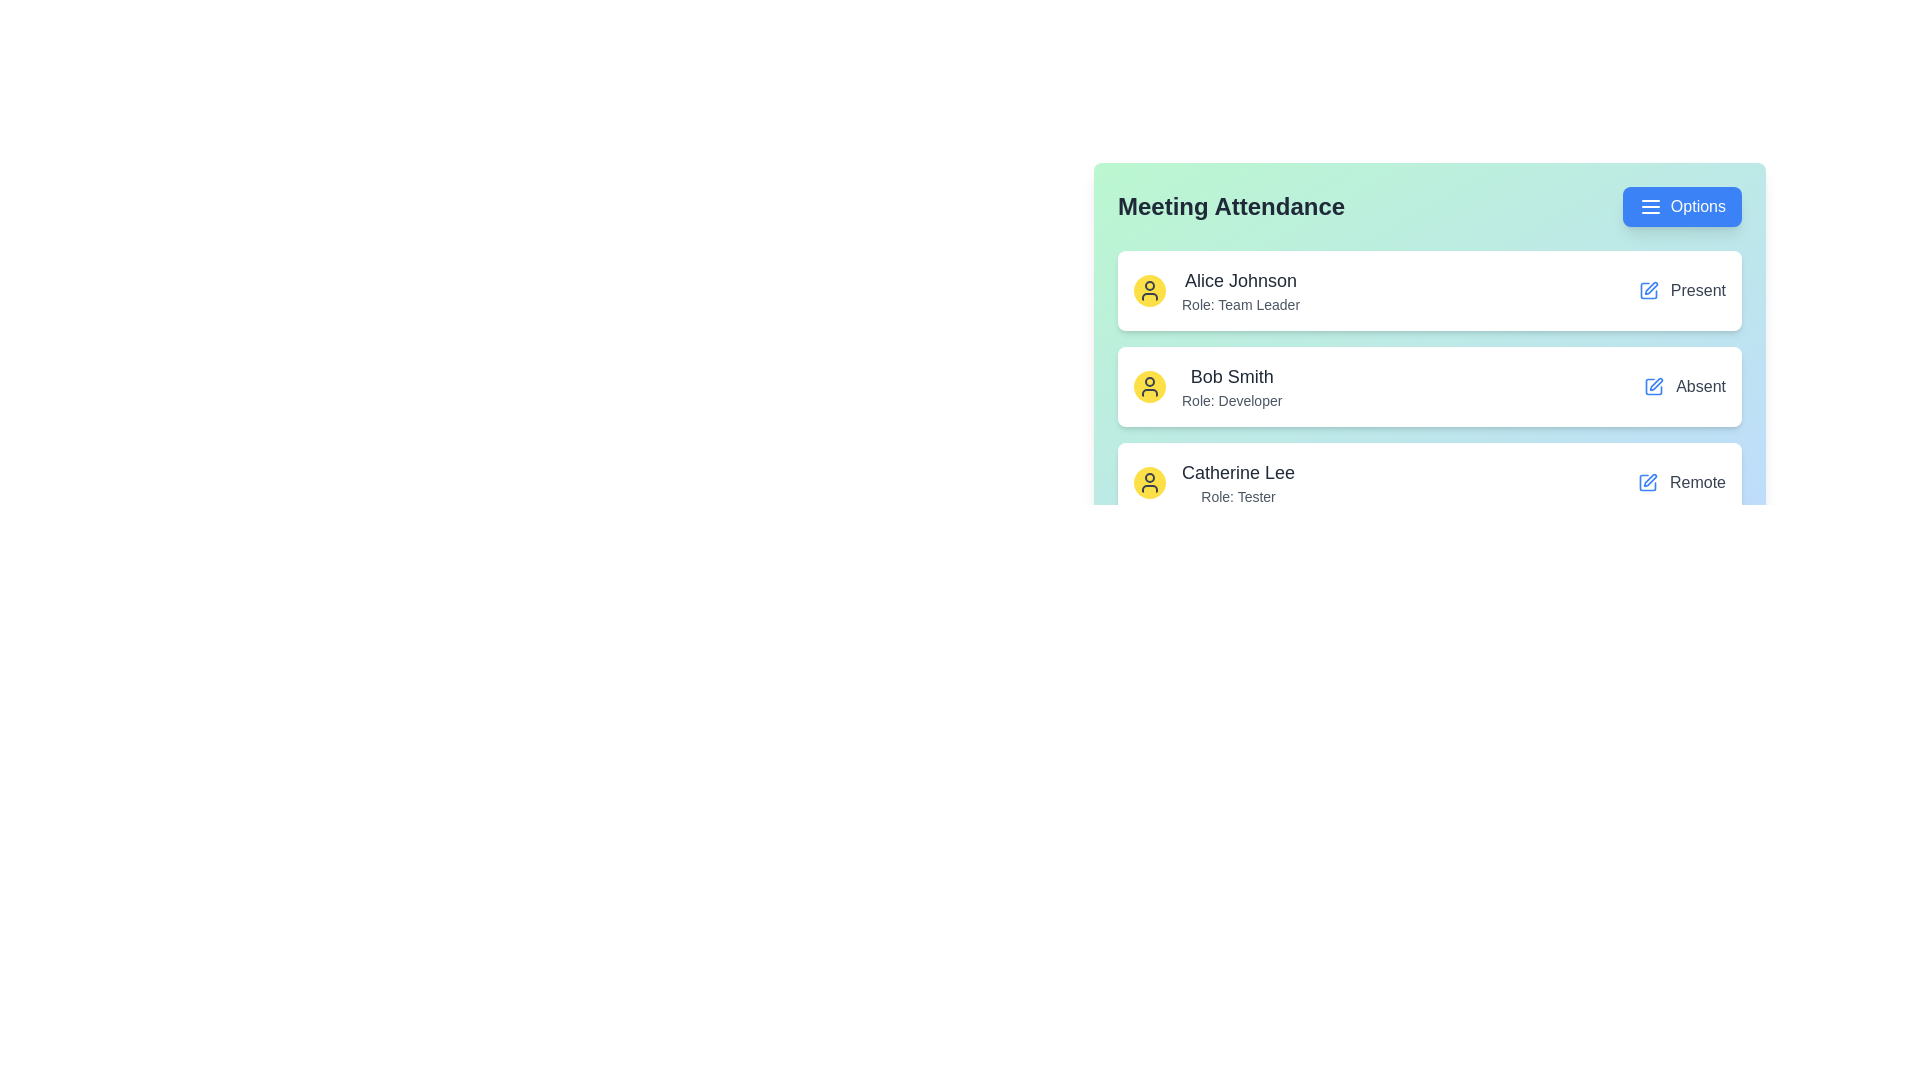 The image size is (1920, 1080). I want to click on the user avatar icon located to the left of the text 'Bob Smith Role: Developer' in the second row of the attendance list, so click(1150, 386).